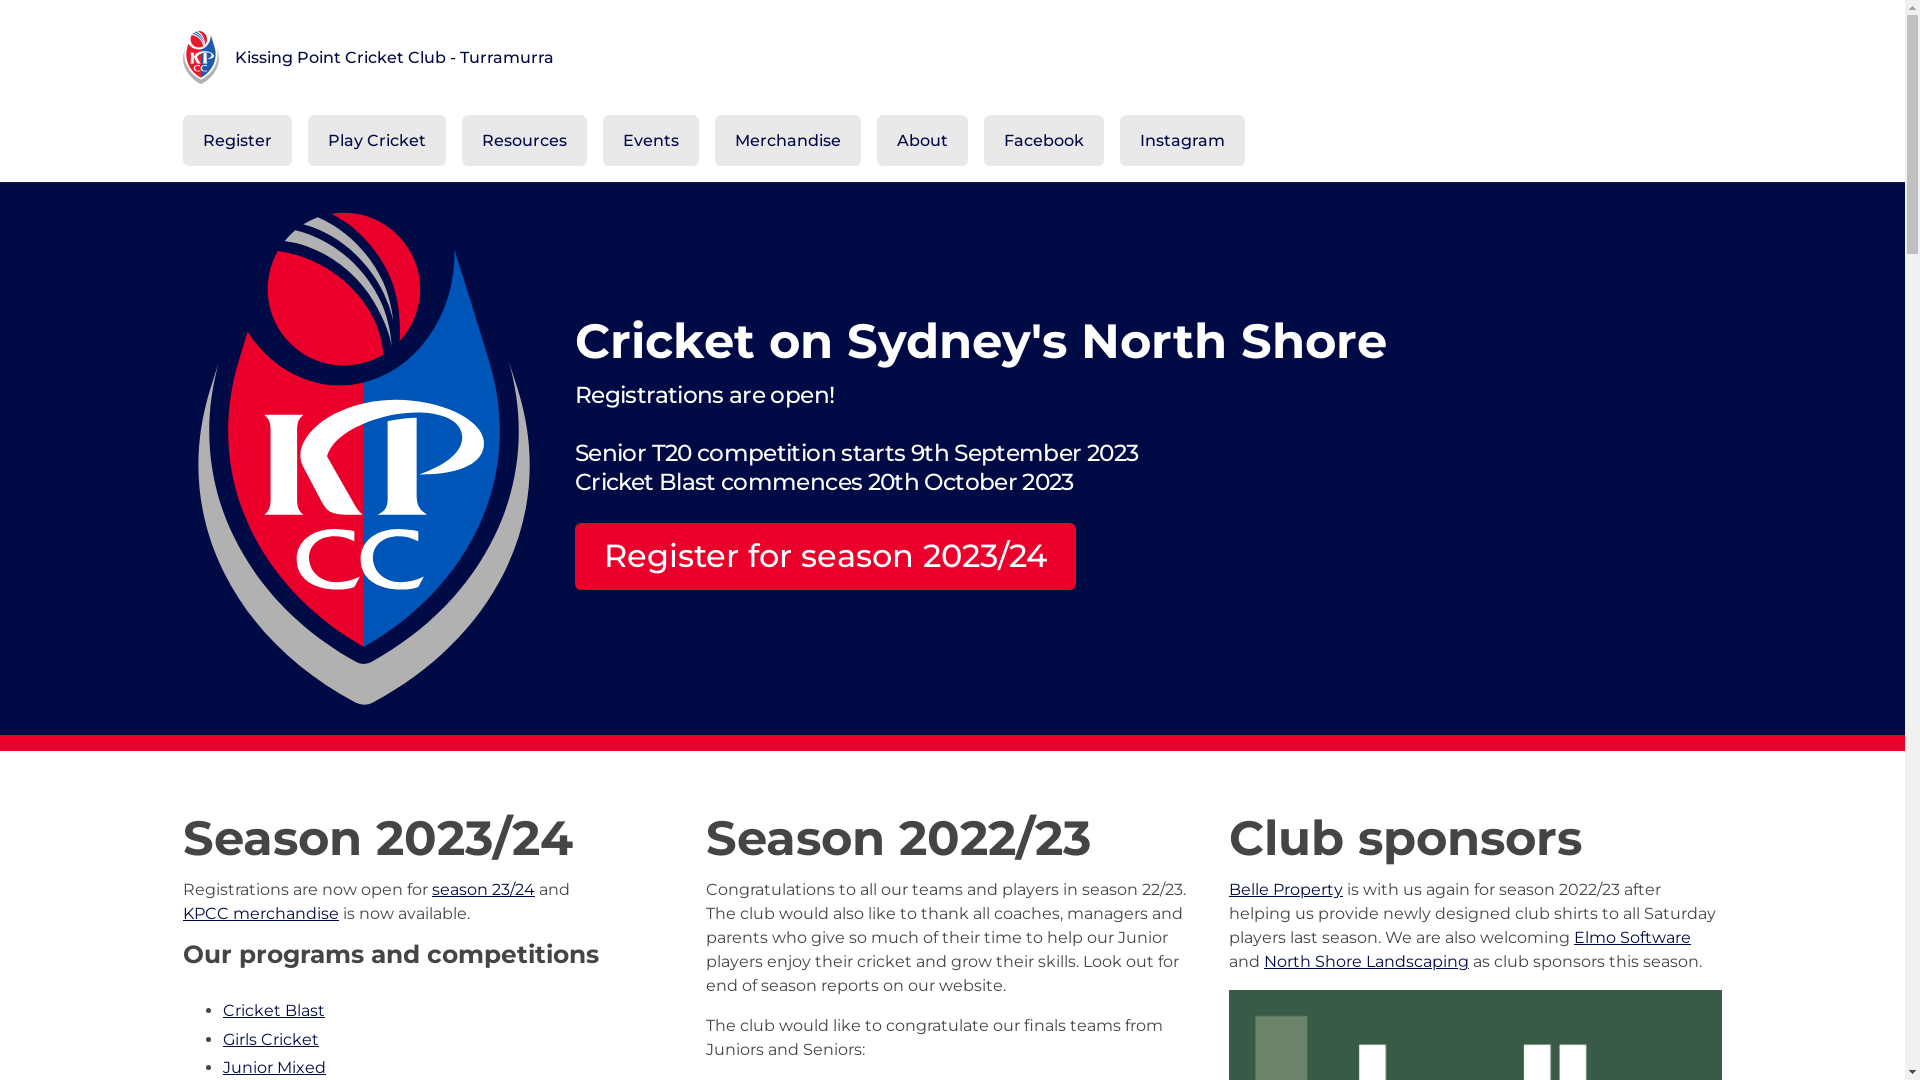 The width and height of the screenshot is (1920, 1080). Describe the element at coordinates (258, 913) in the screenshot. I see `'KPCC merchandise'` at that location.